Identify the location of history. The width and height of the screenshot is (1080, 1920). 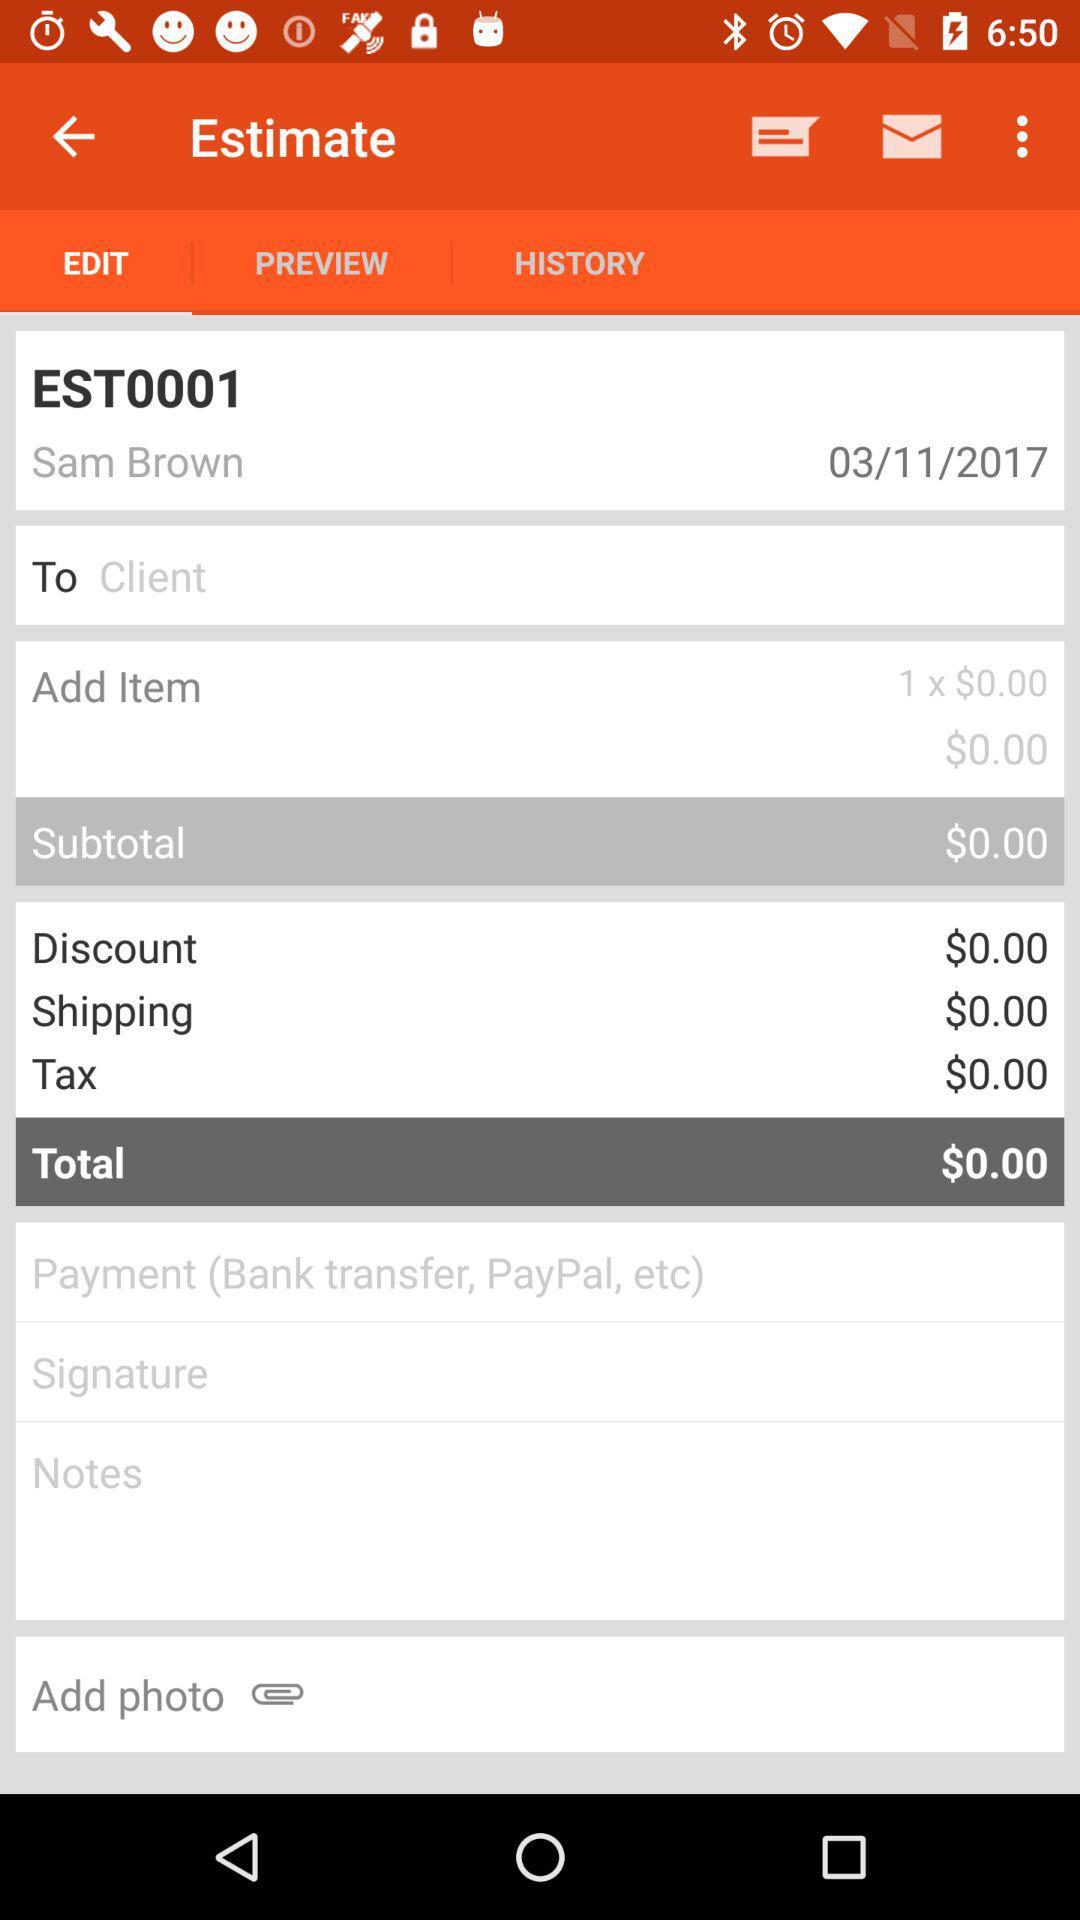
(579, 261).